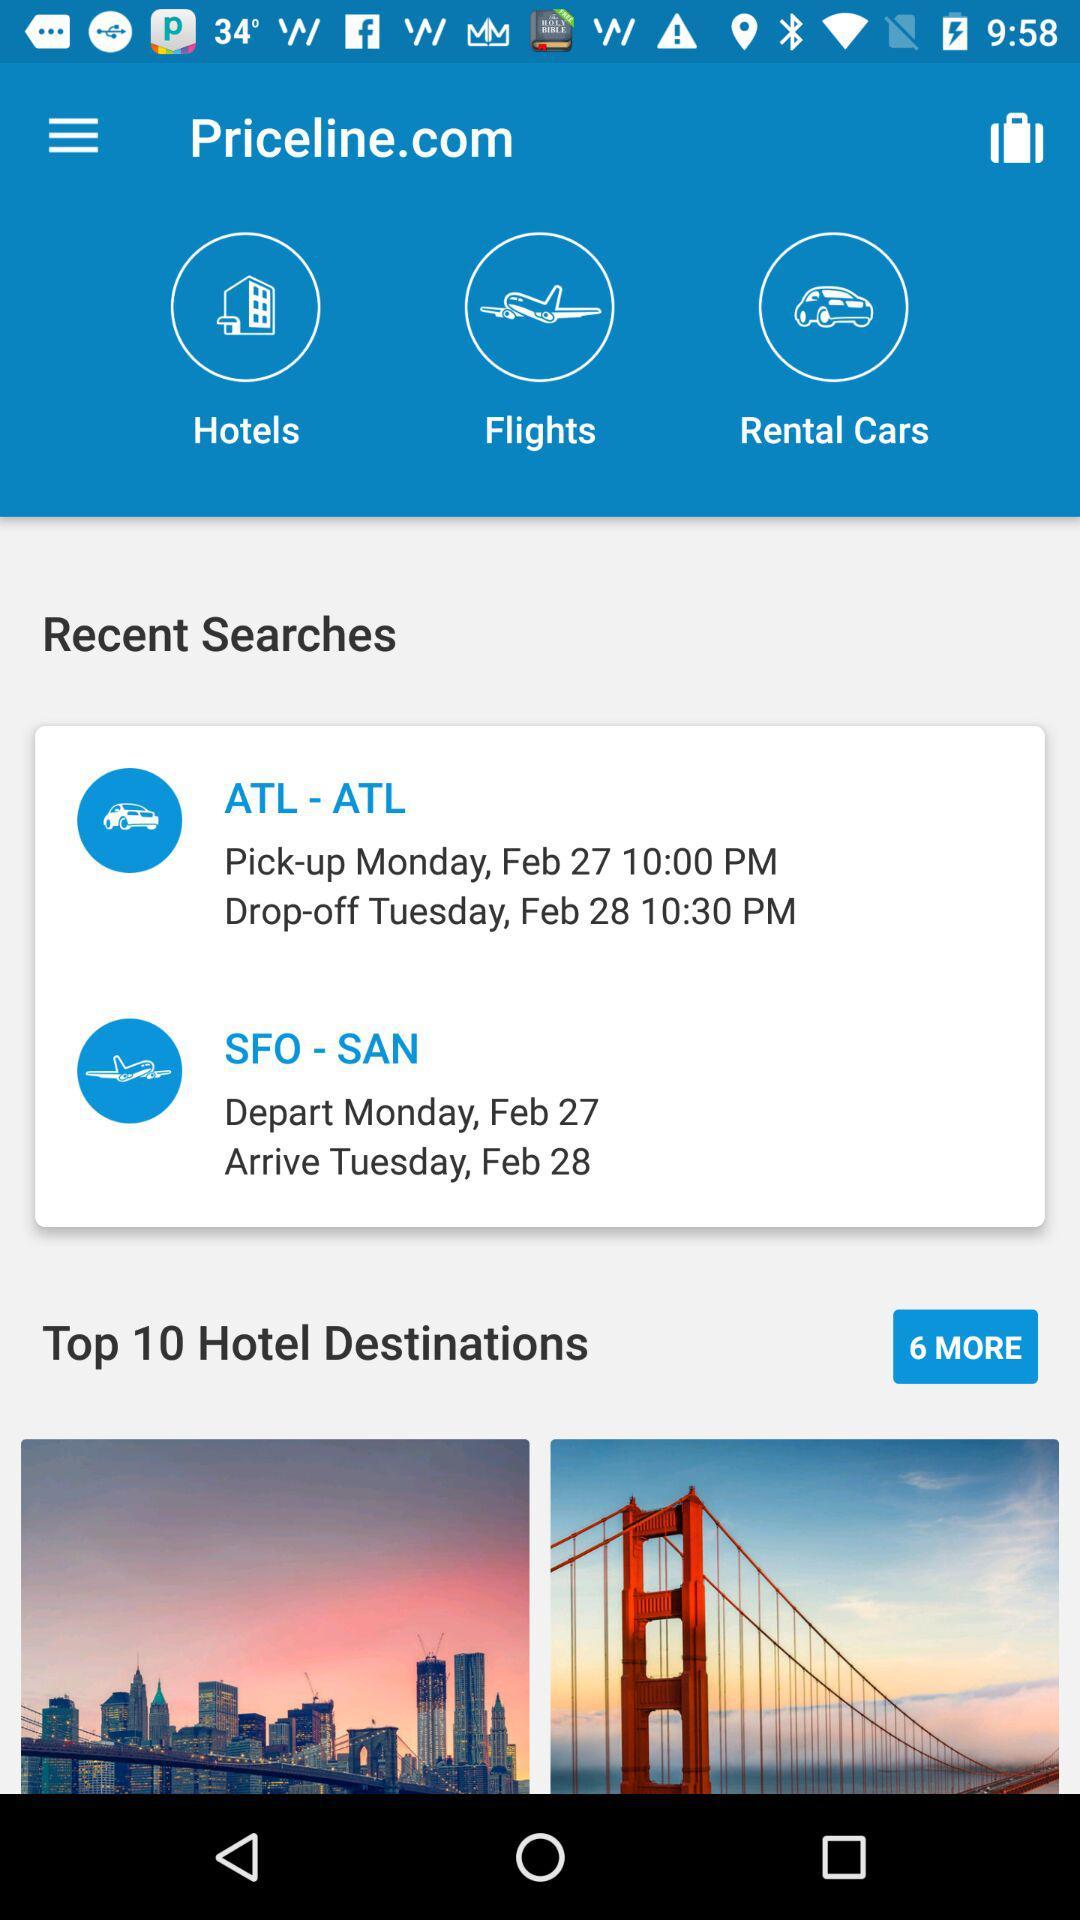 This screenshot has width=1080, height=1920. Describe the element at coordinates (833, 342) in the screenshot. I see `the icon next to flights` at that location.